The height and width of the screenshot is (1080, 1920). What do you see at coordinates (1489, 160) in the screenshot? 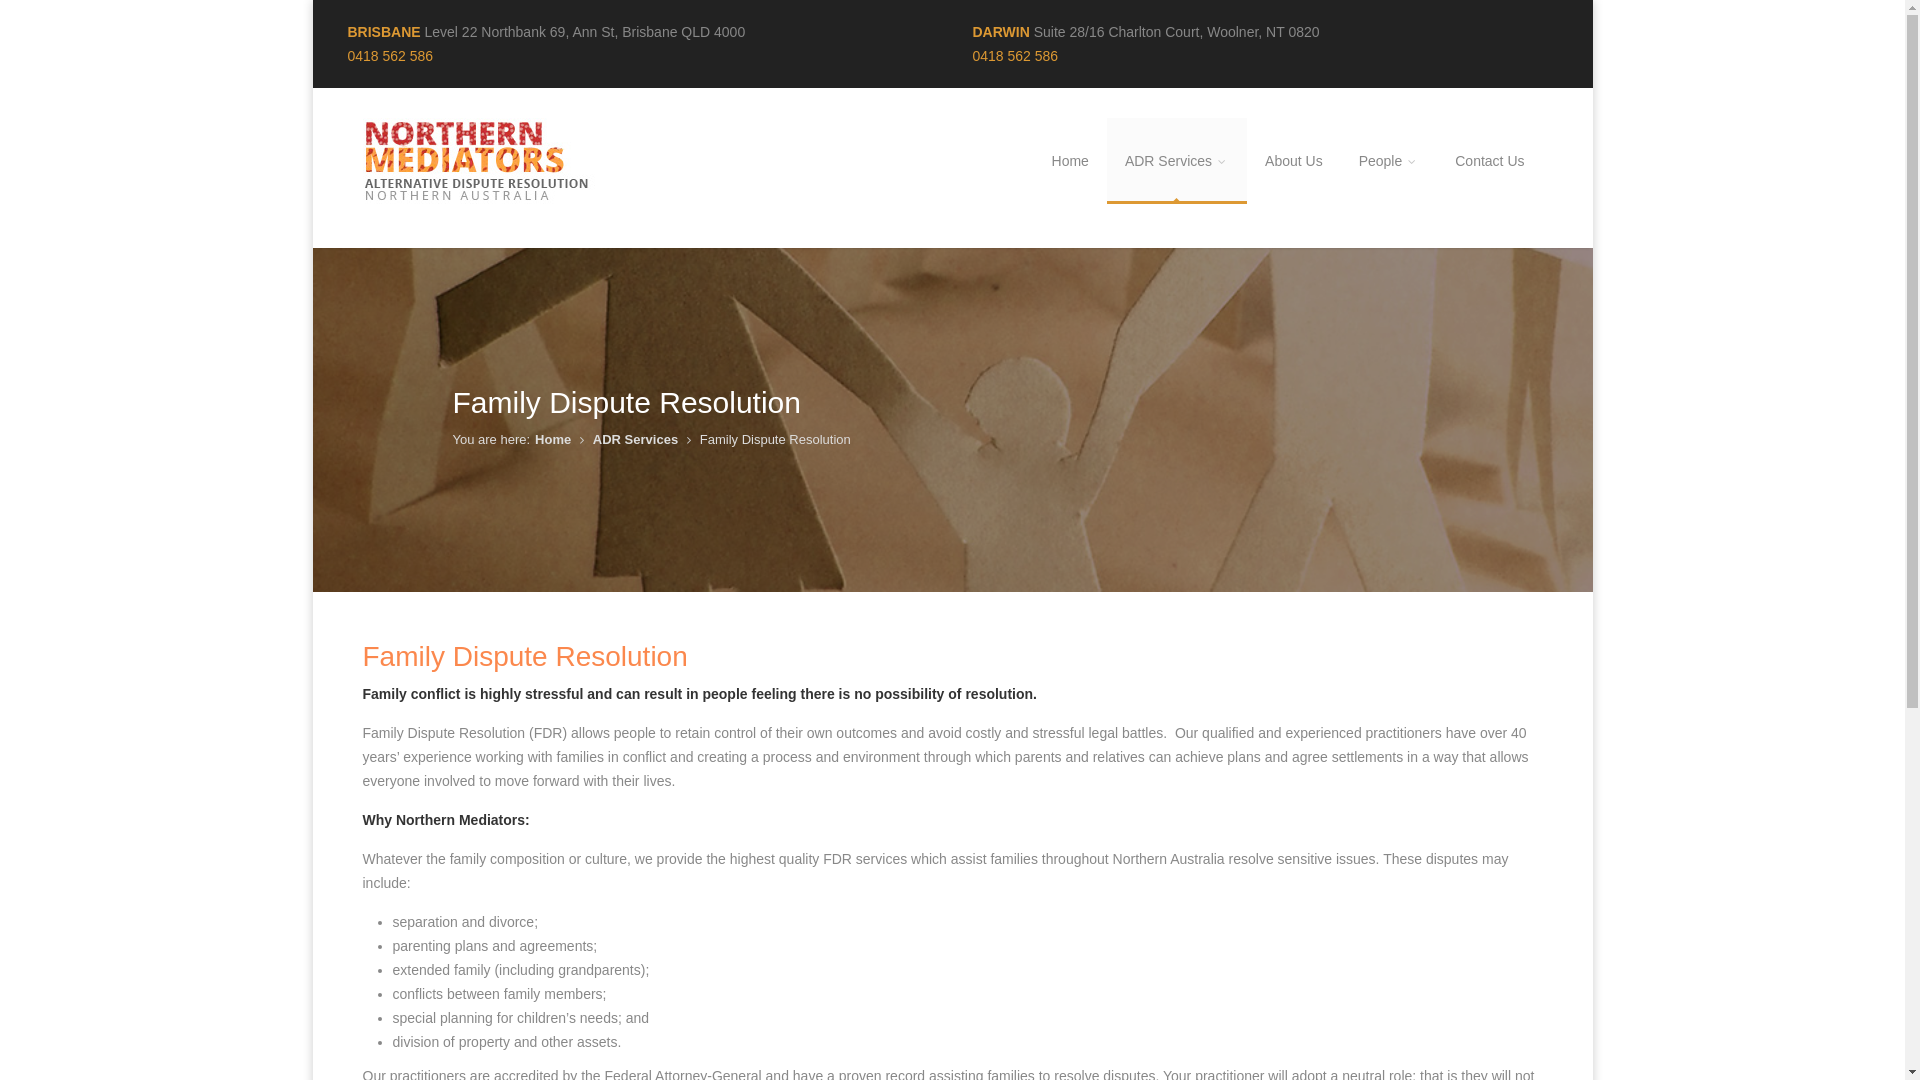
I see `'Contact Us'` at bounding box center [1489, 160].